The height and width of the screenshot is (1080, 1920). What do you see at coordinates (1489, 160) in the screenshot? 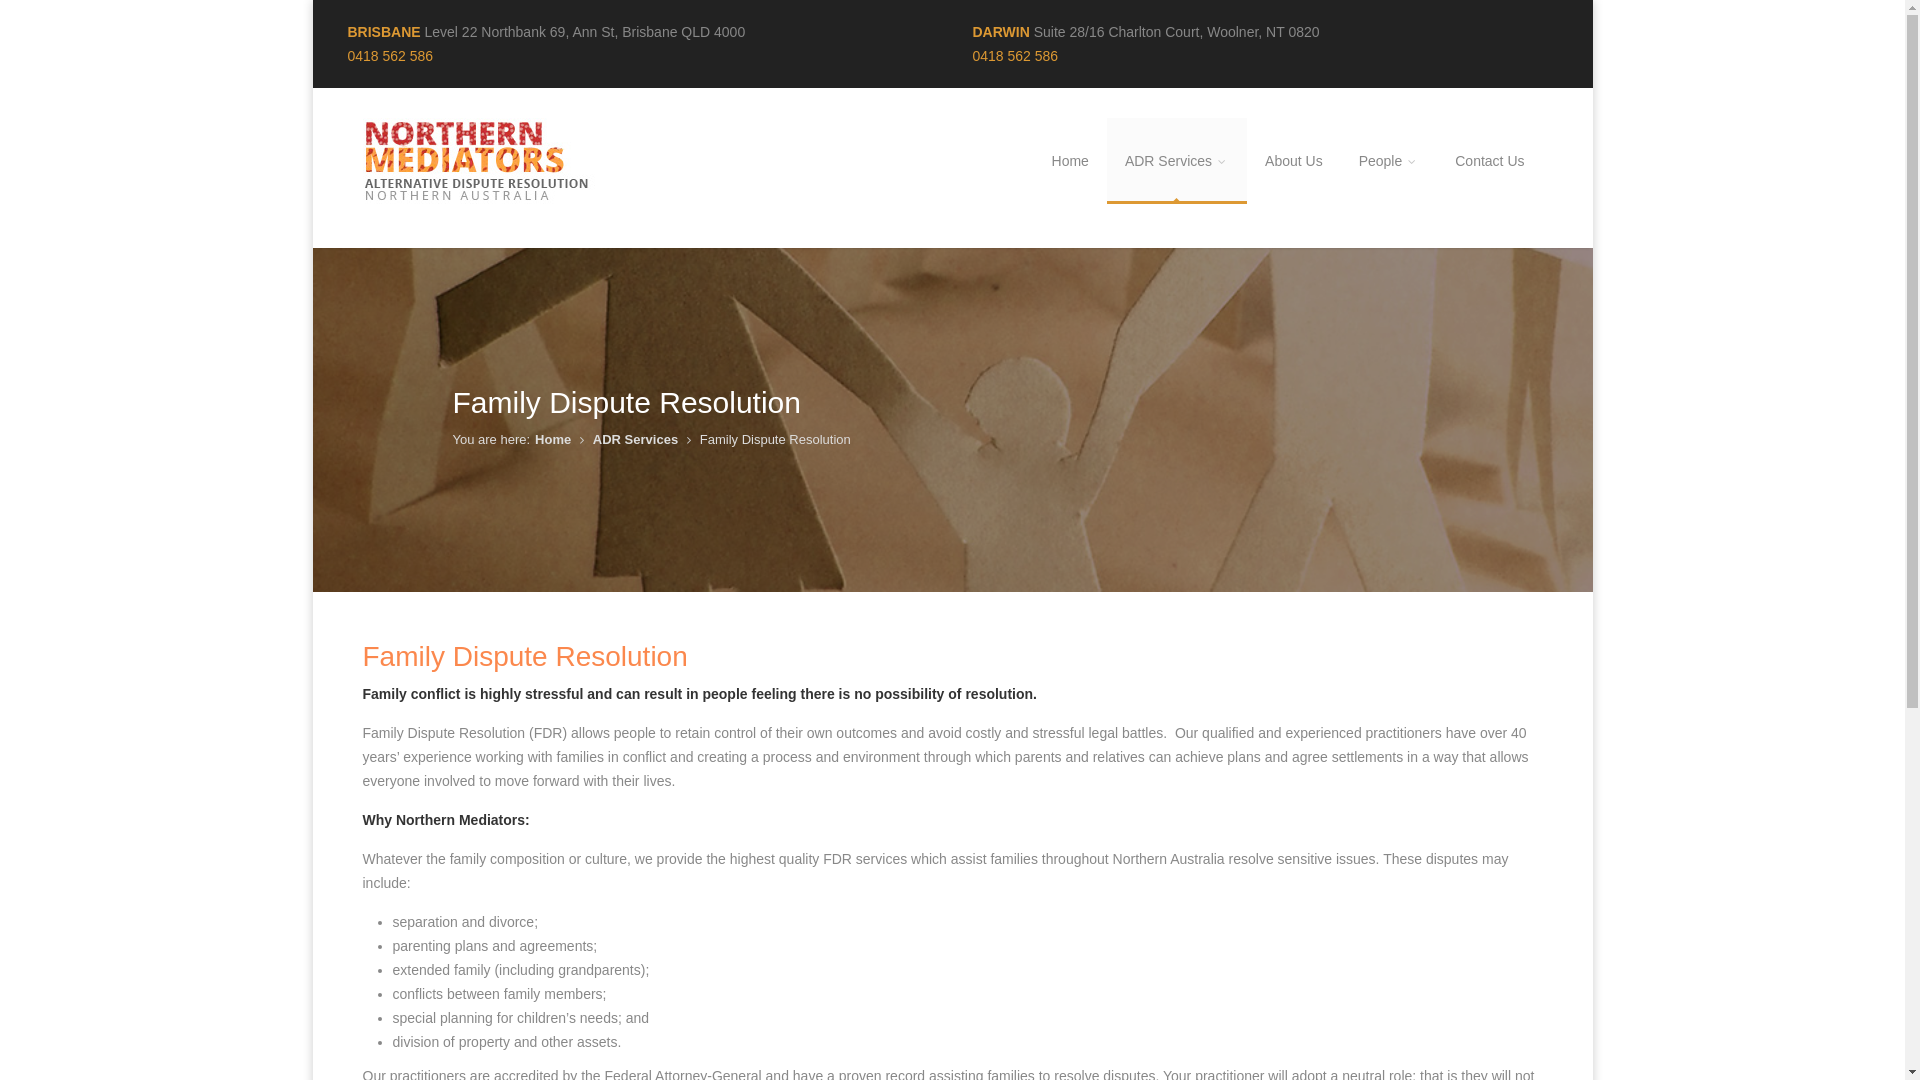
I see `'Contact Us'` at bounding box center [1489, 160].